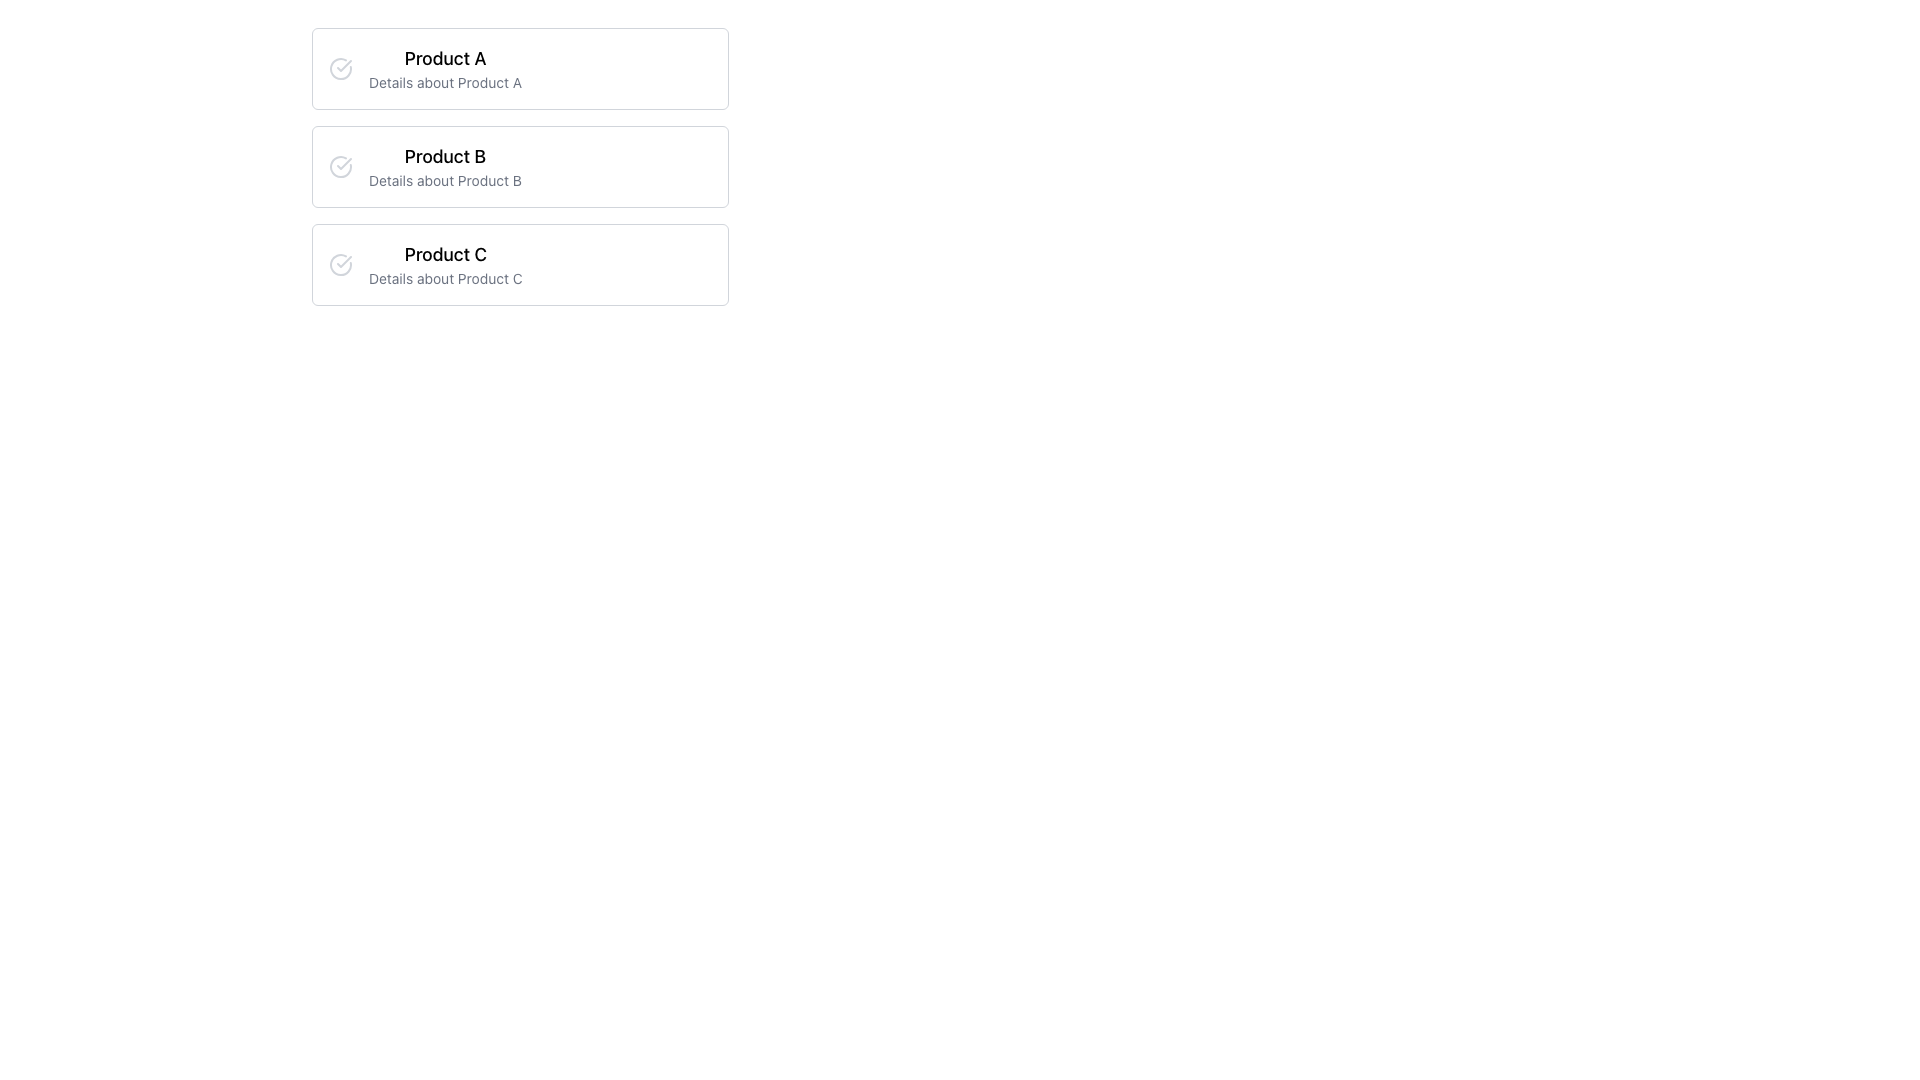 This screenshot has height=1080, width=1920. I want to click on the icon indicating the status or selection for 'Product A', positioned within the first list item and aligned to the left of the text, so click(344, 64).